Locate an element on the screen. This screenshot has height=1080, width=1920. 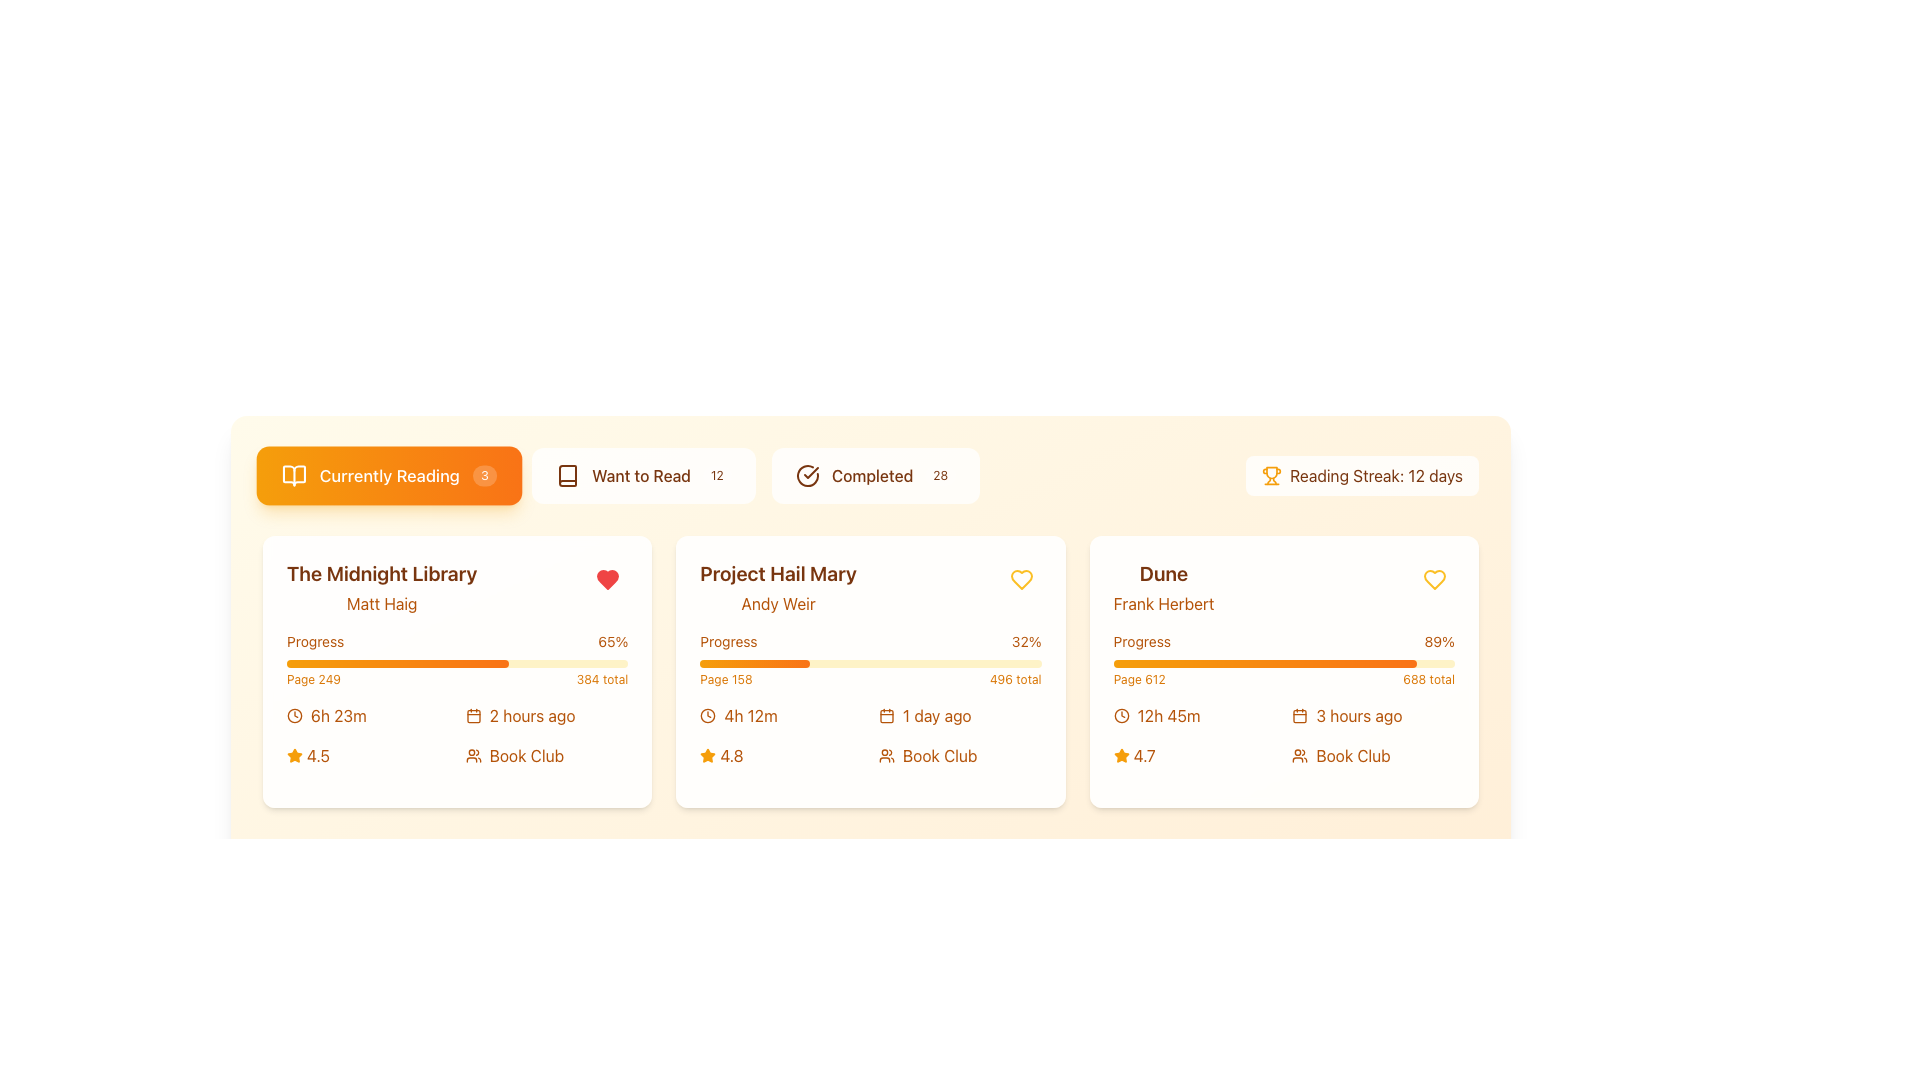
the small rectangular calendar icon with a light tone located near the text '3 hours ago' under the 'Dune' book item is located at coordinates (1300, 715).